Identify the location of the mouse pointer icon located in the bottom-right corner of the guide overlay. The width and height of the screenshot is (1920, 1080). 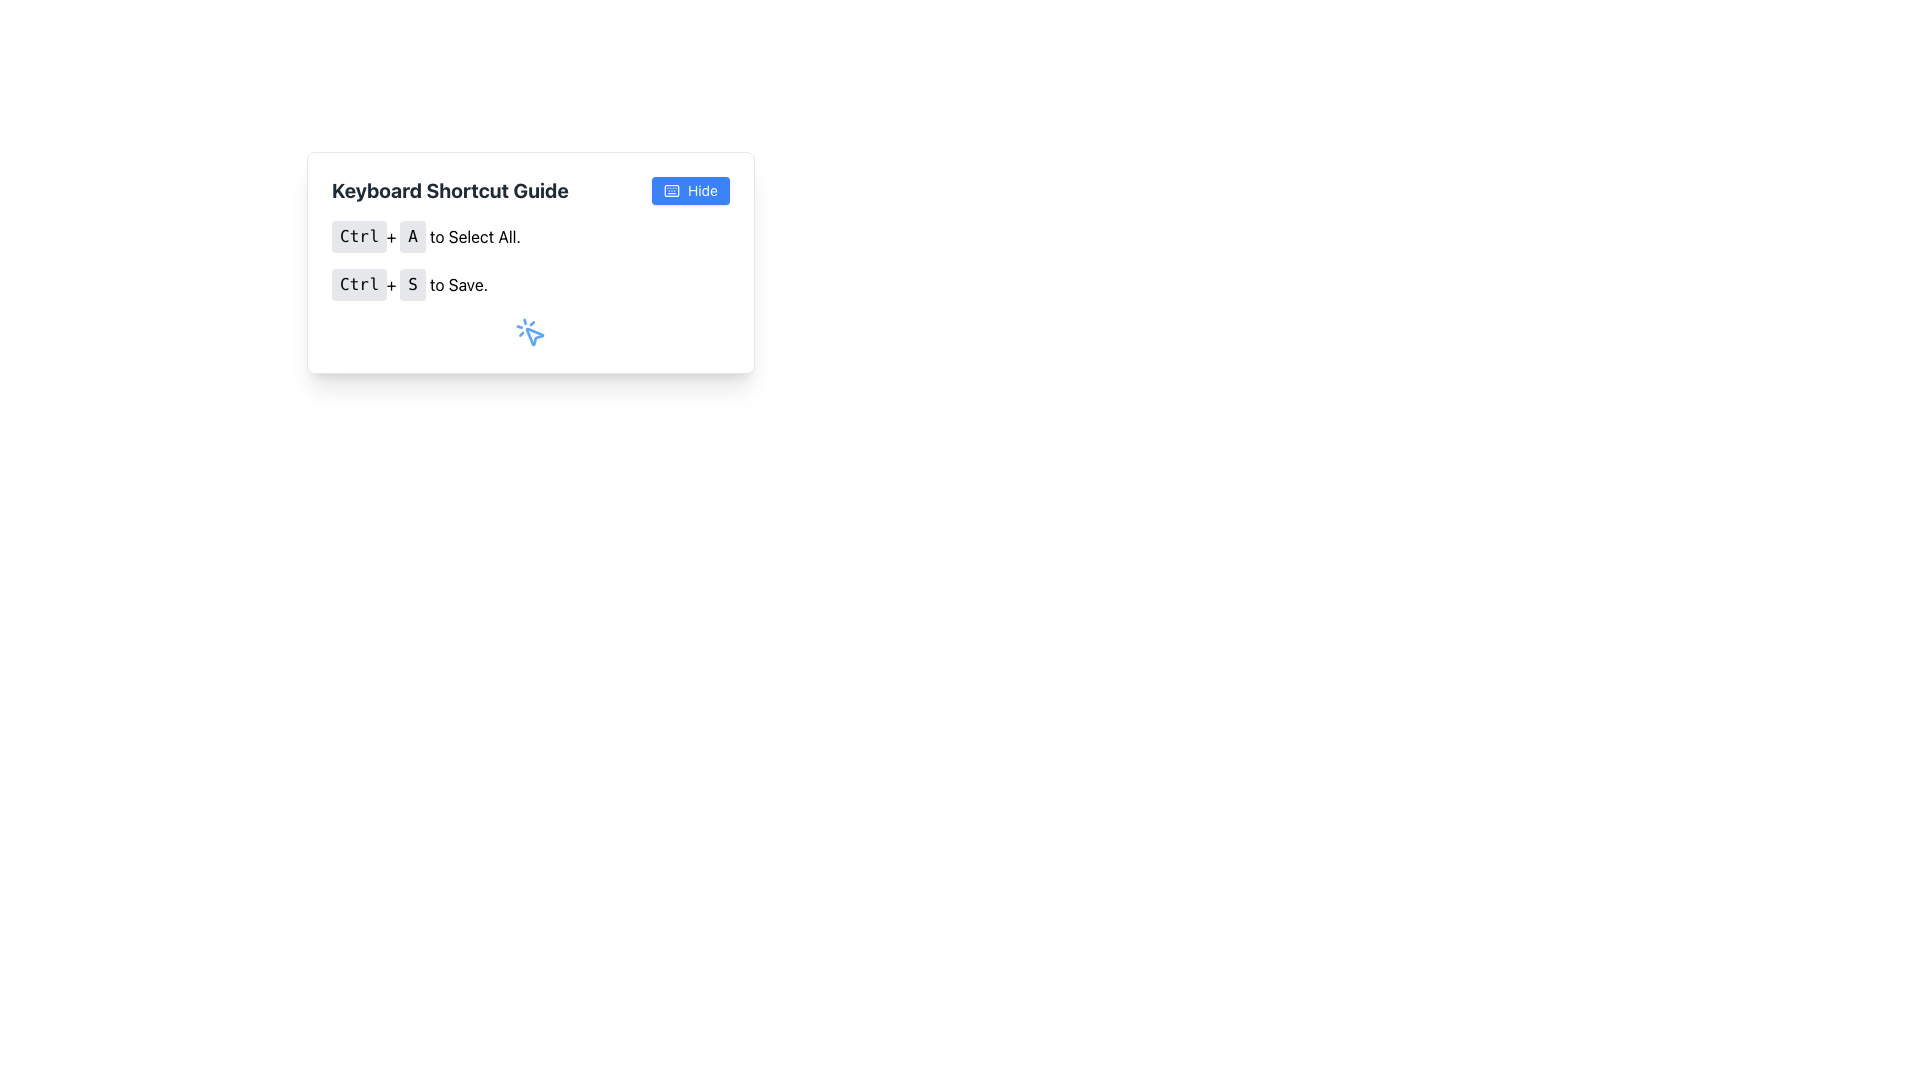
(534, 335).